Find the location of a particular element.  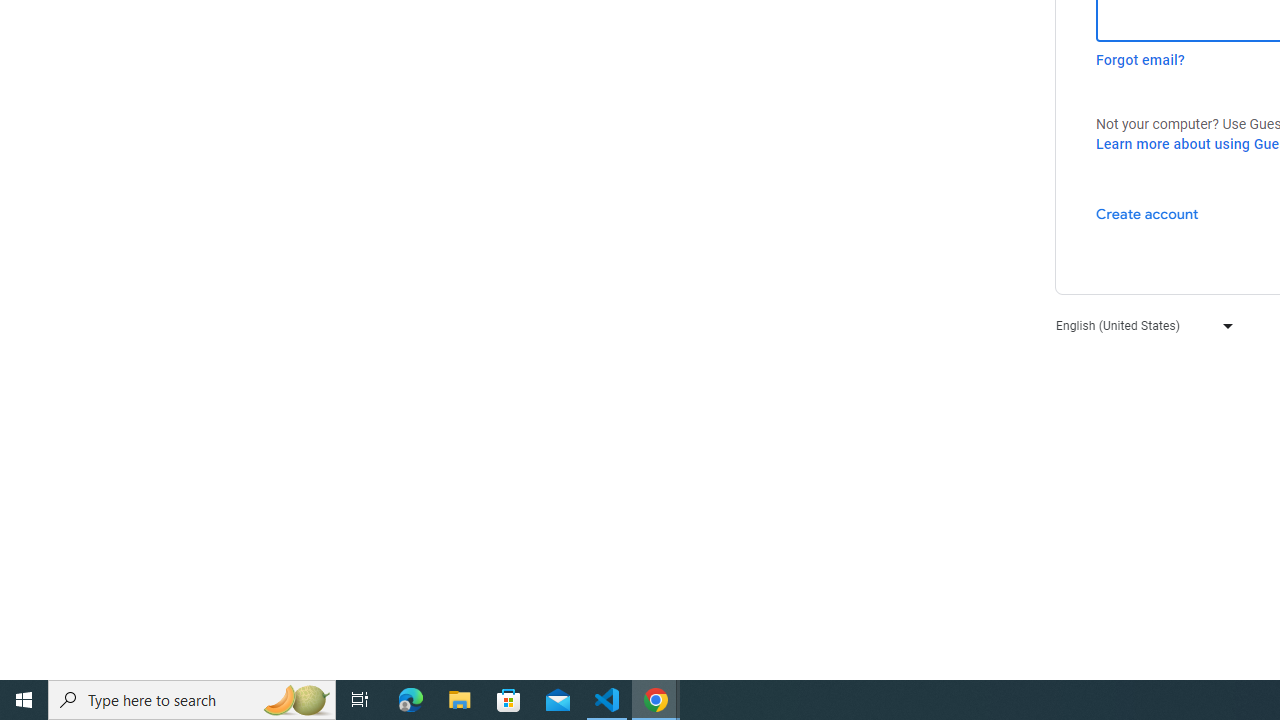

'Create account' is located at coordinates (1146, 213).